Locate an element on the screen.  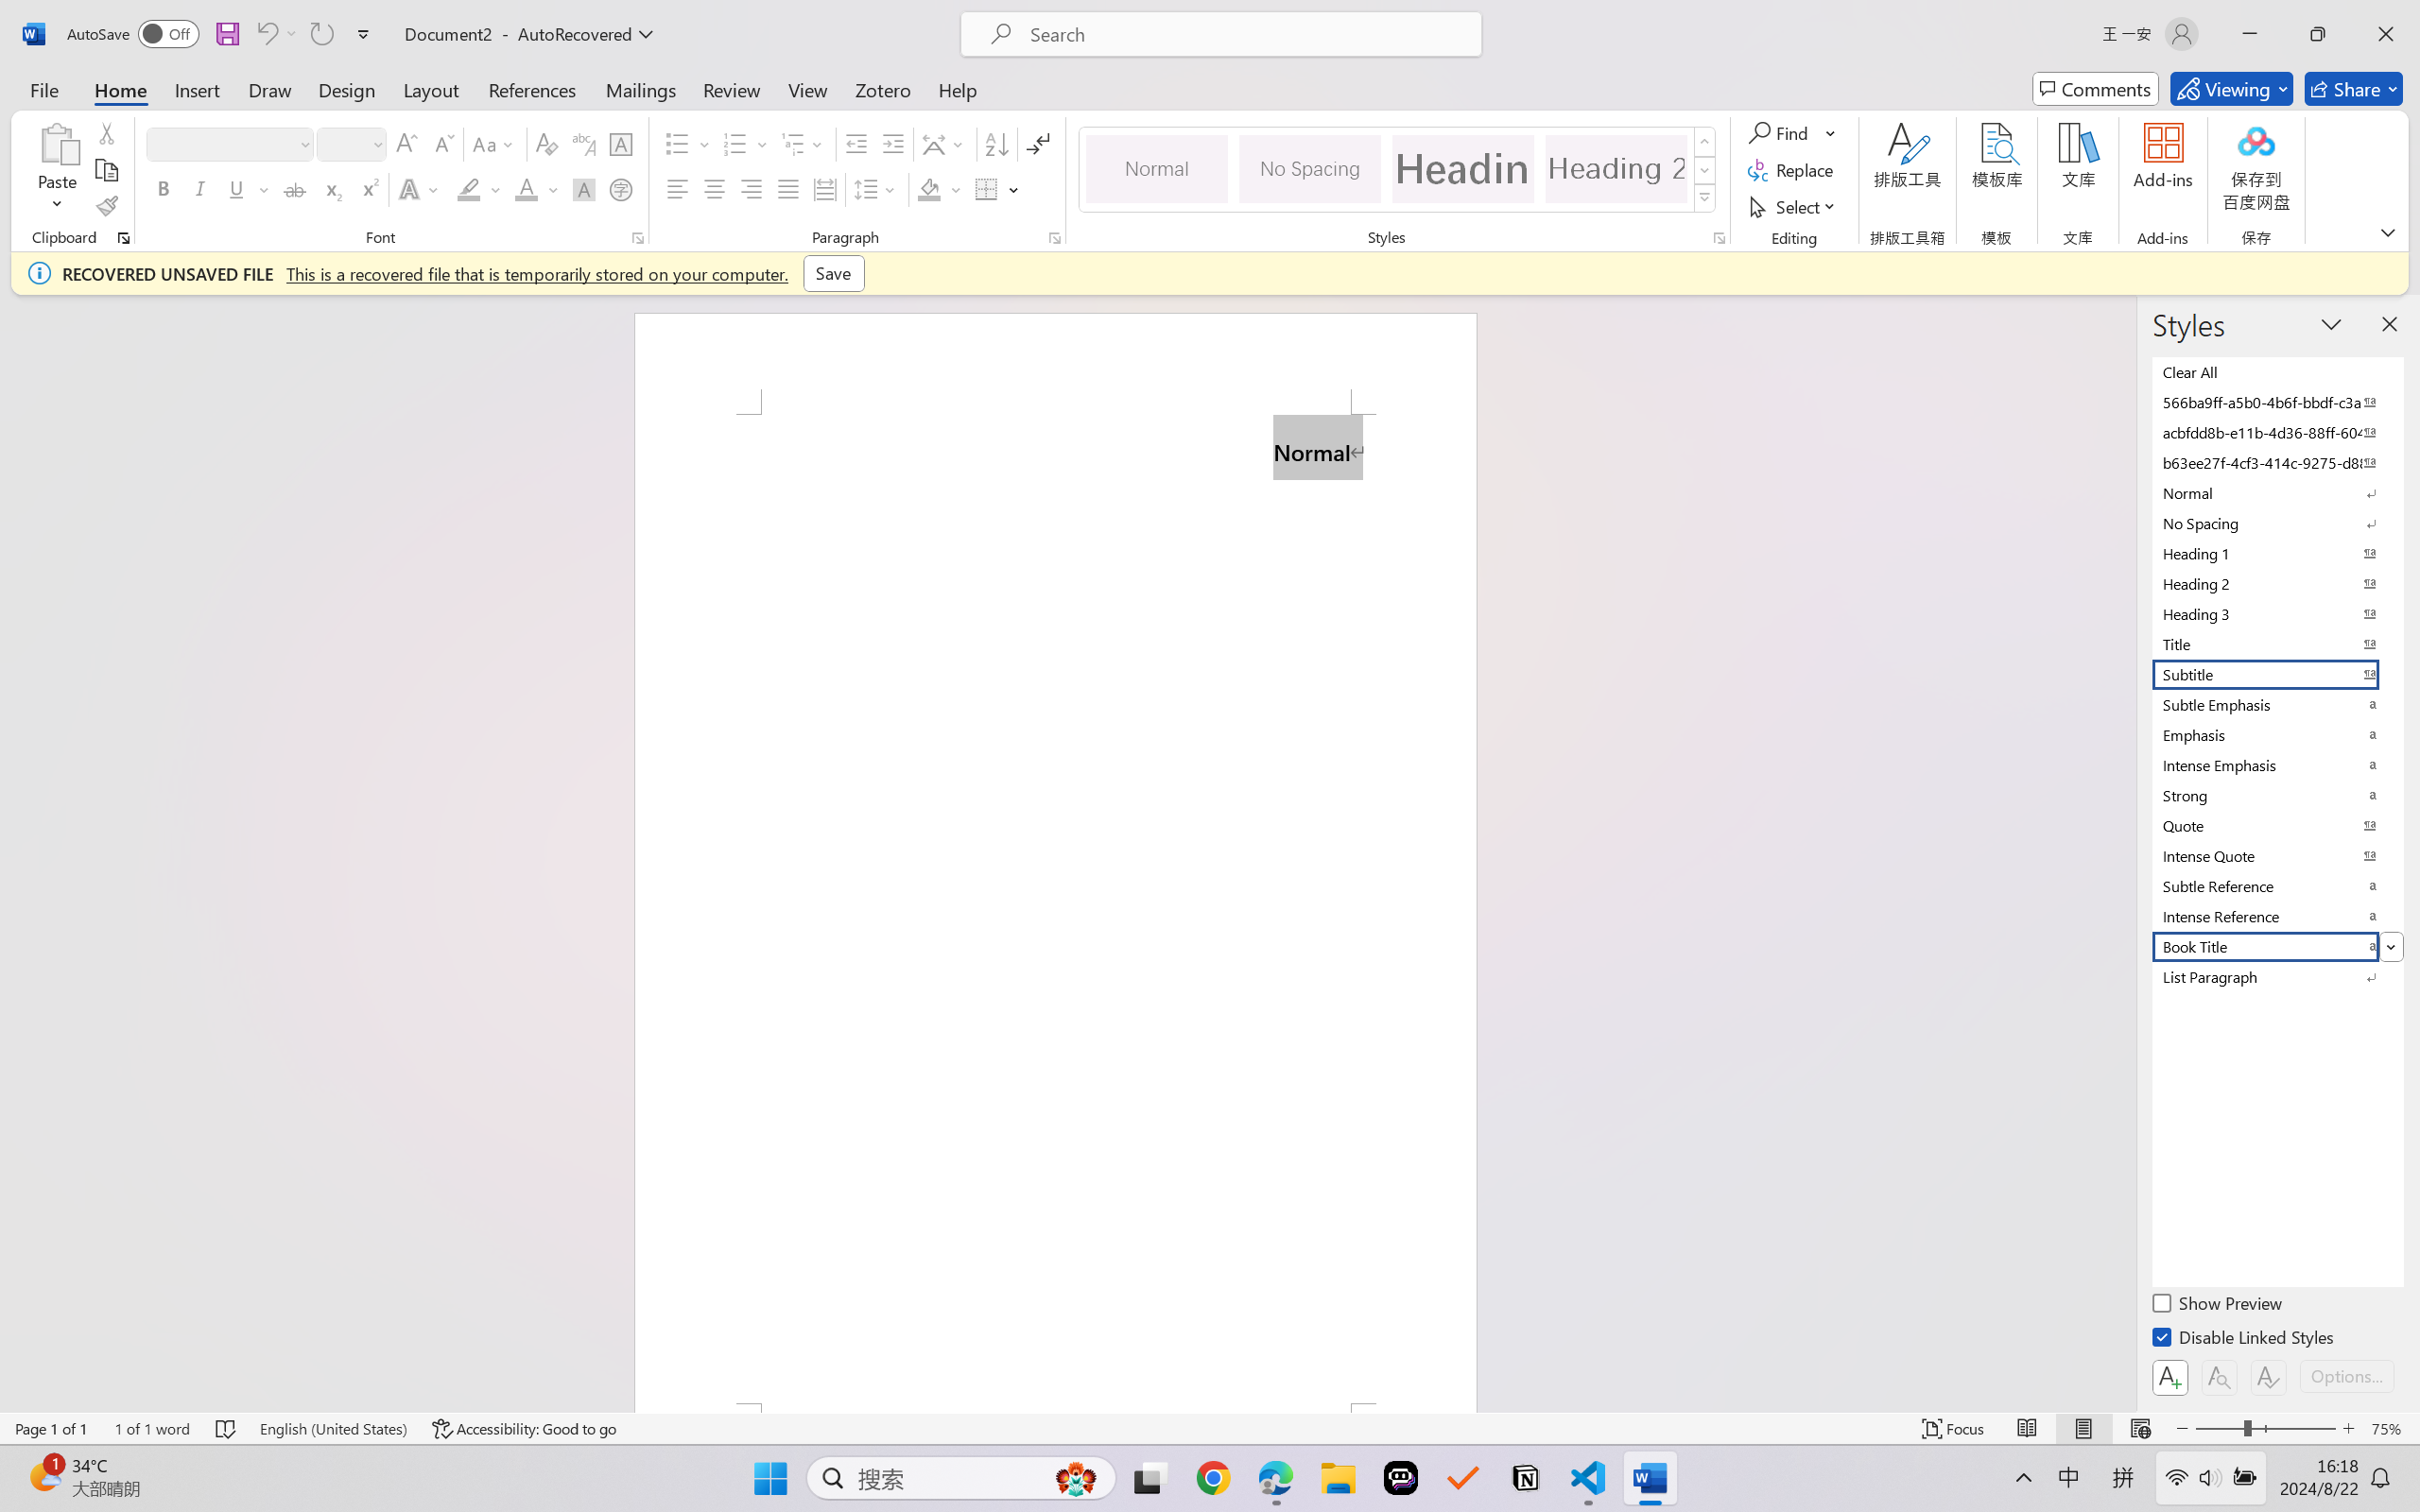
'Class: NetUIButton' is located at coordinates (2269, 1376).